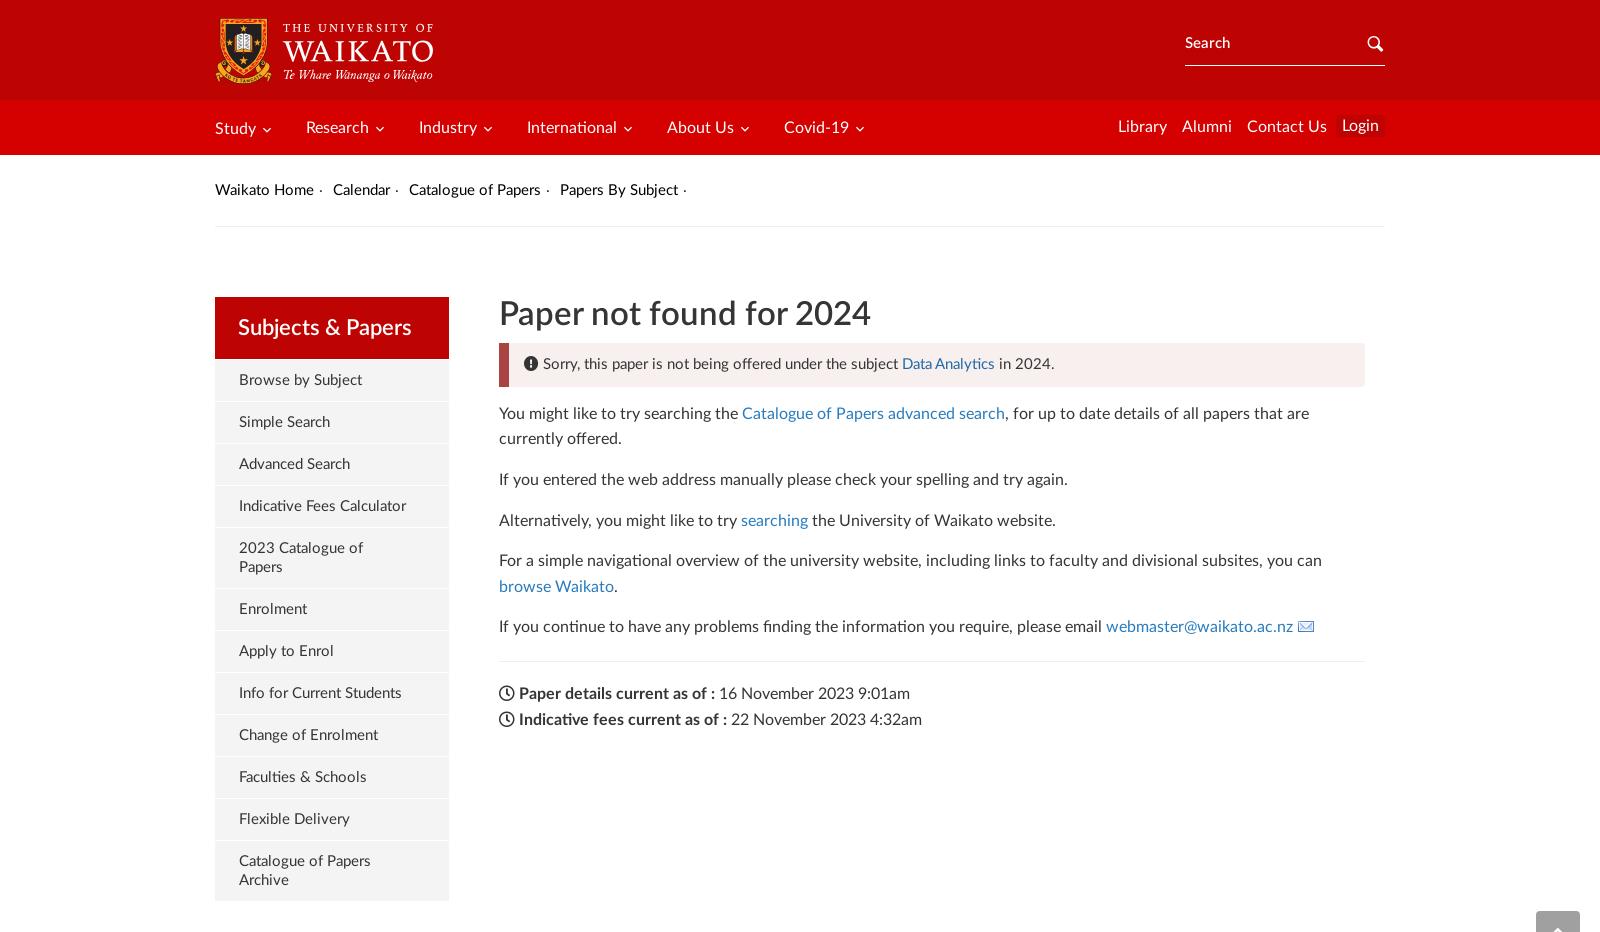 The width and height of the screenshot is (1600, 932). I want to click on 'Catalogue of Papers Archive', so click(304, 869).